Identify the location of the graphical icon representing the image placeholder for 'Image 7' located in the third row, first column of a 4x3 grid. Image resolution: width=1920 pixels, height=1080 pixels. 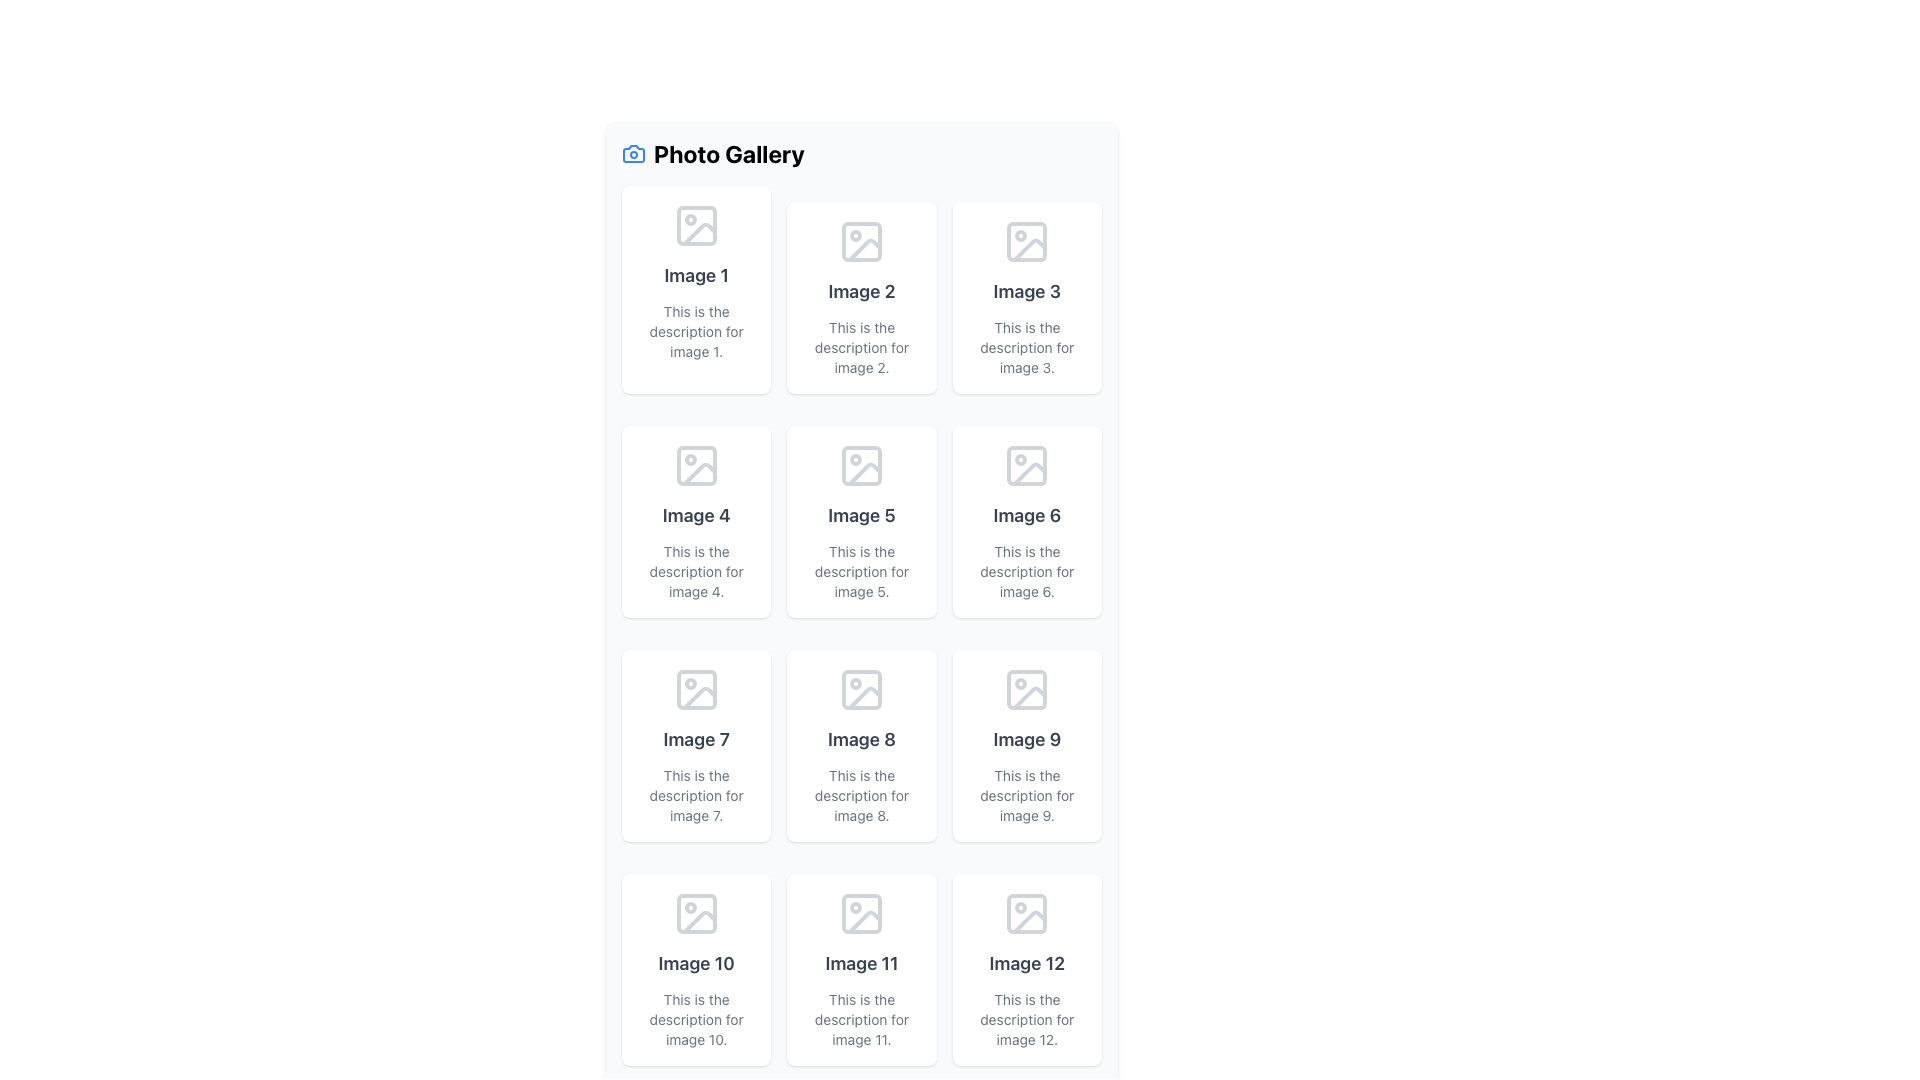
(699, 697).